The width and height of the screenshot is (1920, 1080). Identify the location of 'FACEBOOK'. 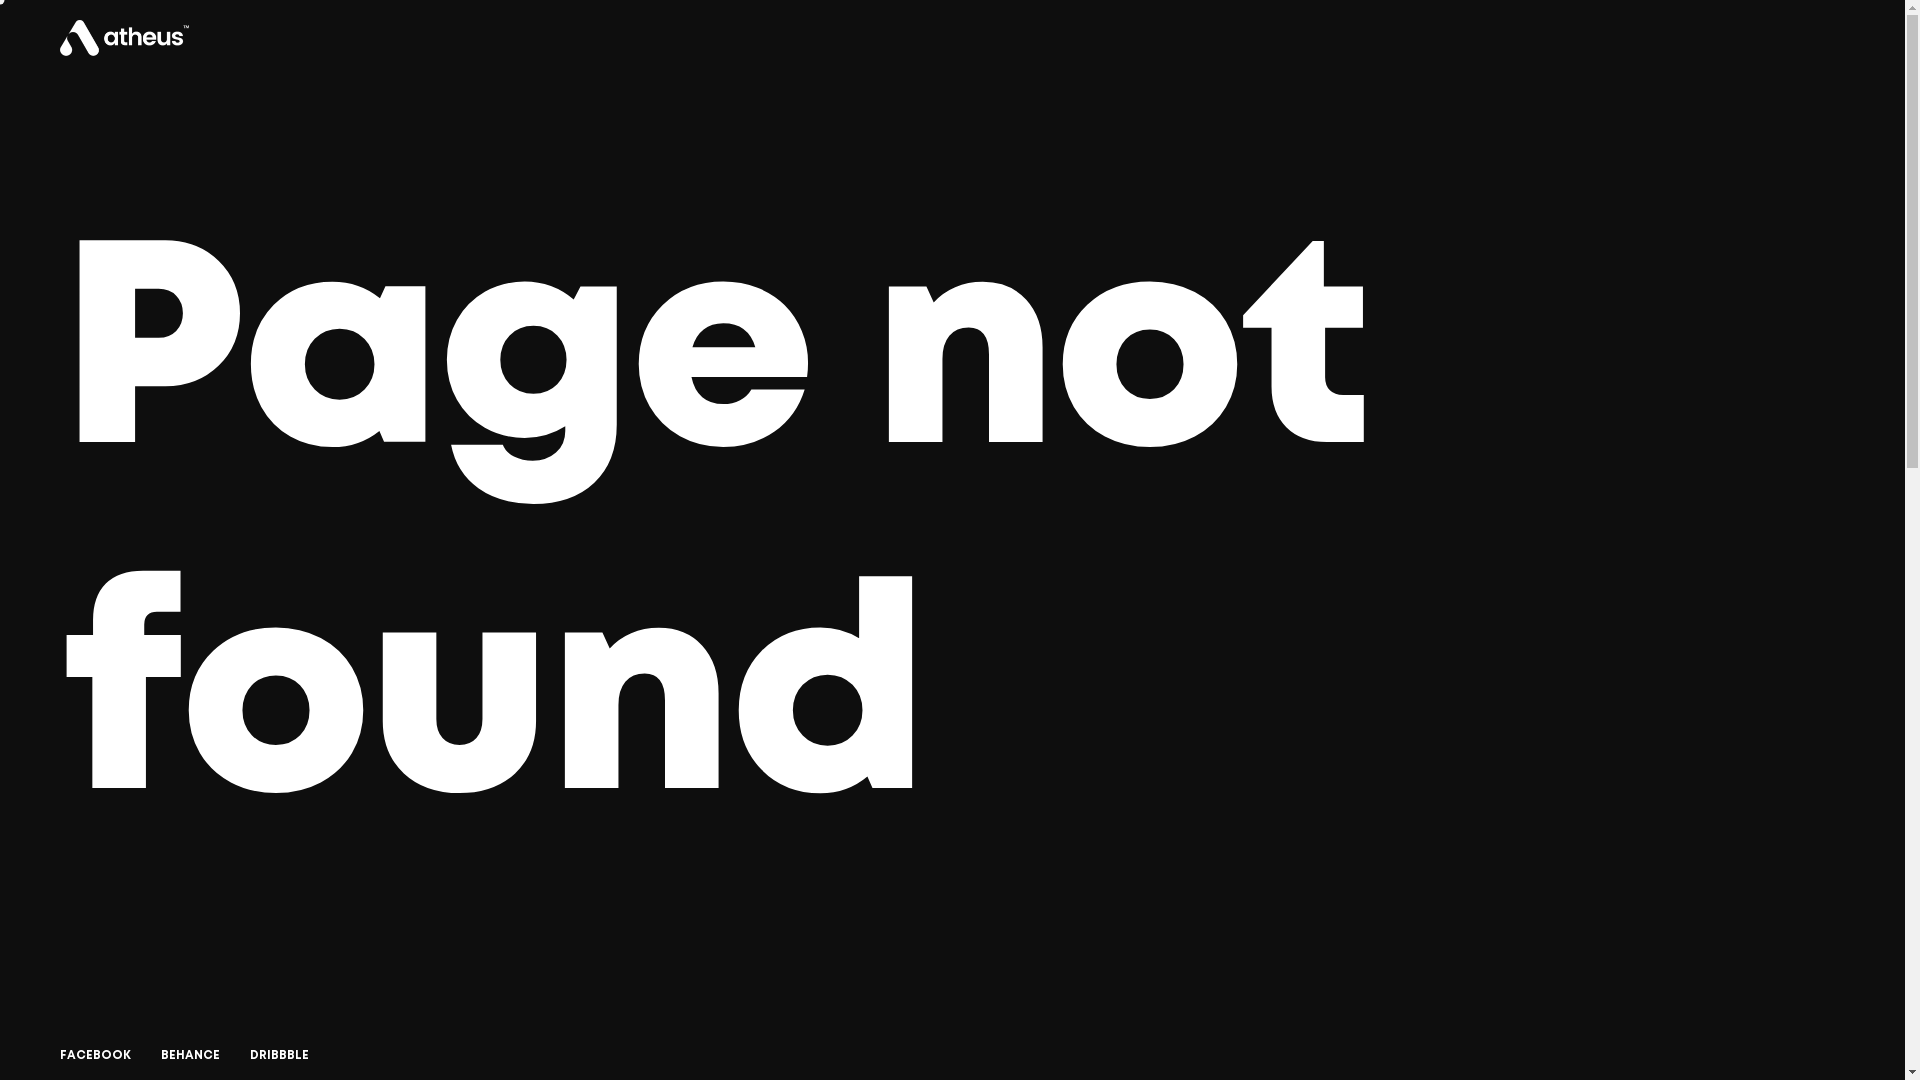
(94, 1055).